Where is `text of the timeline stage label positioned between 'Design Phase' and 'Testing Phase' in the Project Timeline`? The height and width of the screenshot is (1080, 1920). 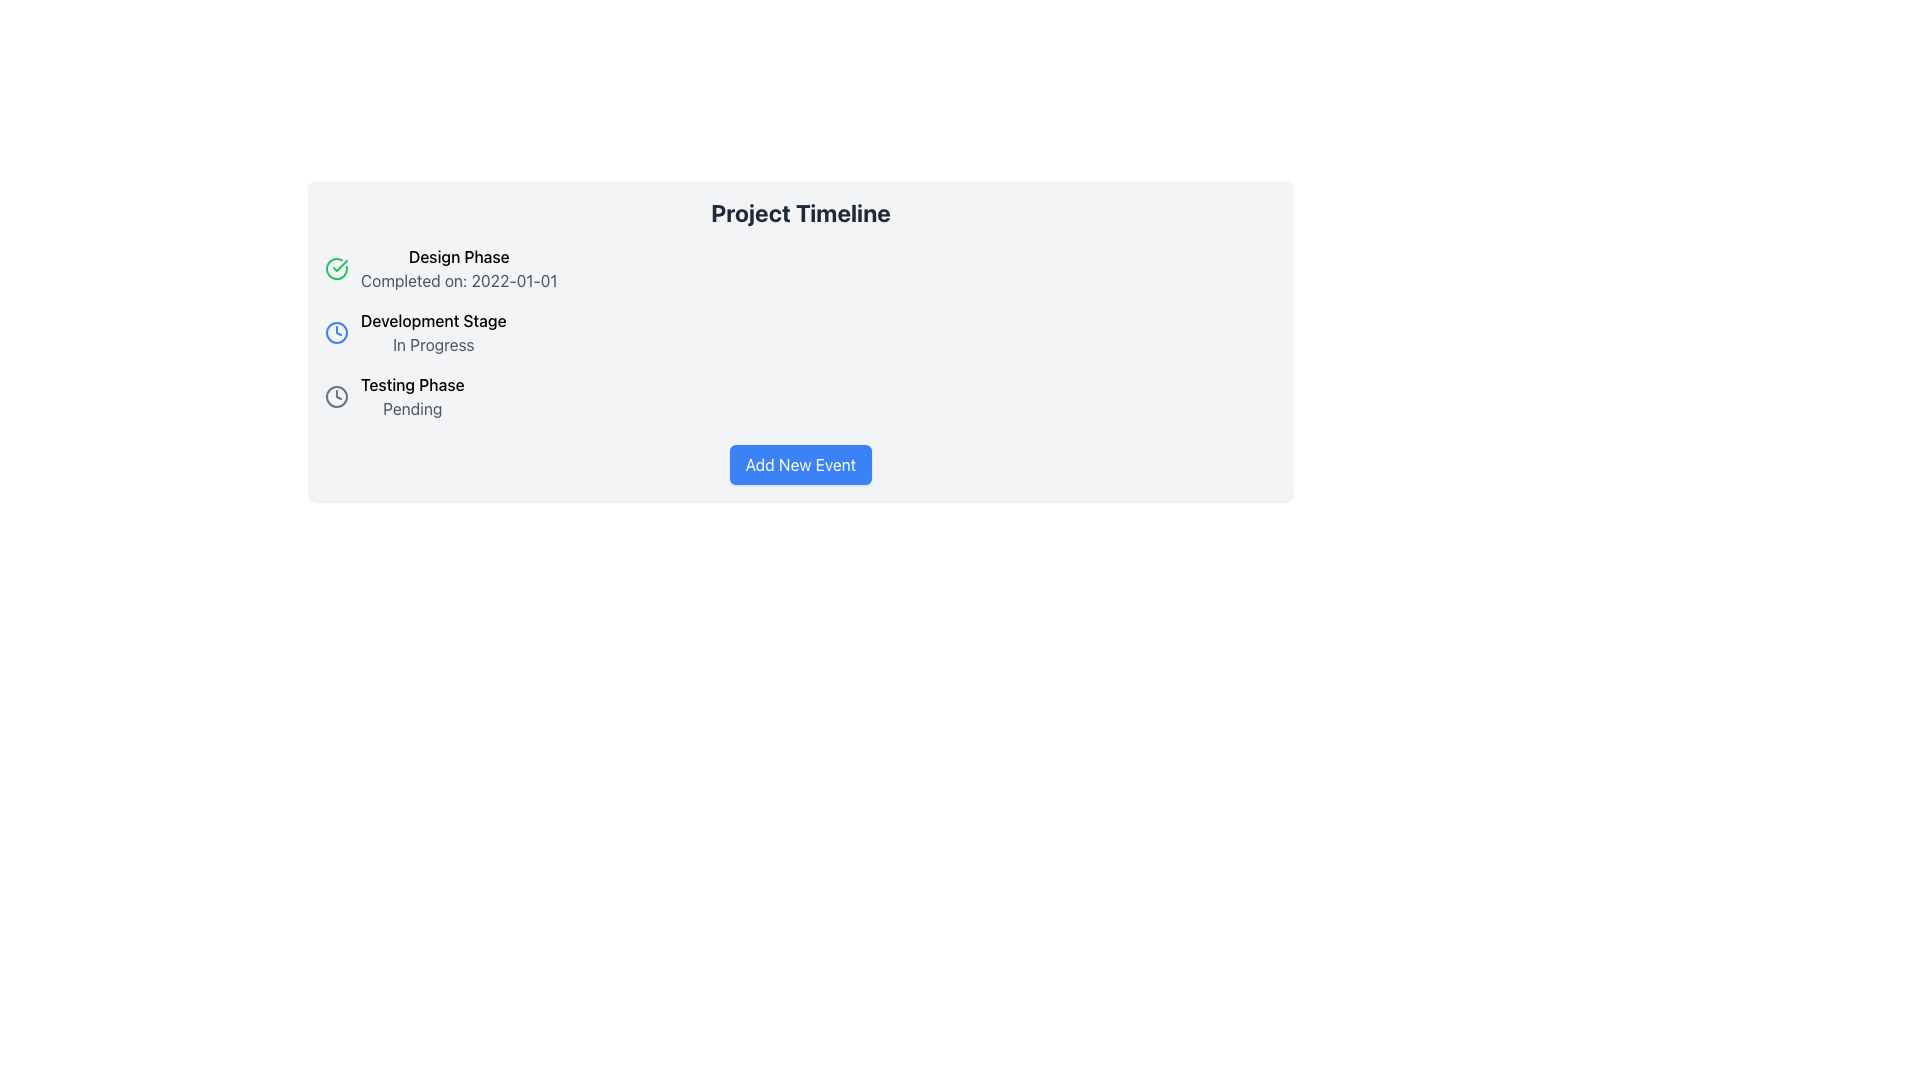
text of the timeline stage label positioned between 'Design Phase' and 'Testing Phase' in the Project Timeline is located at coordinates (432, 319).